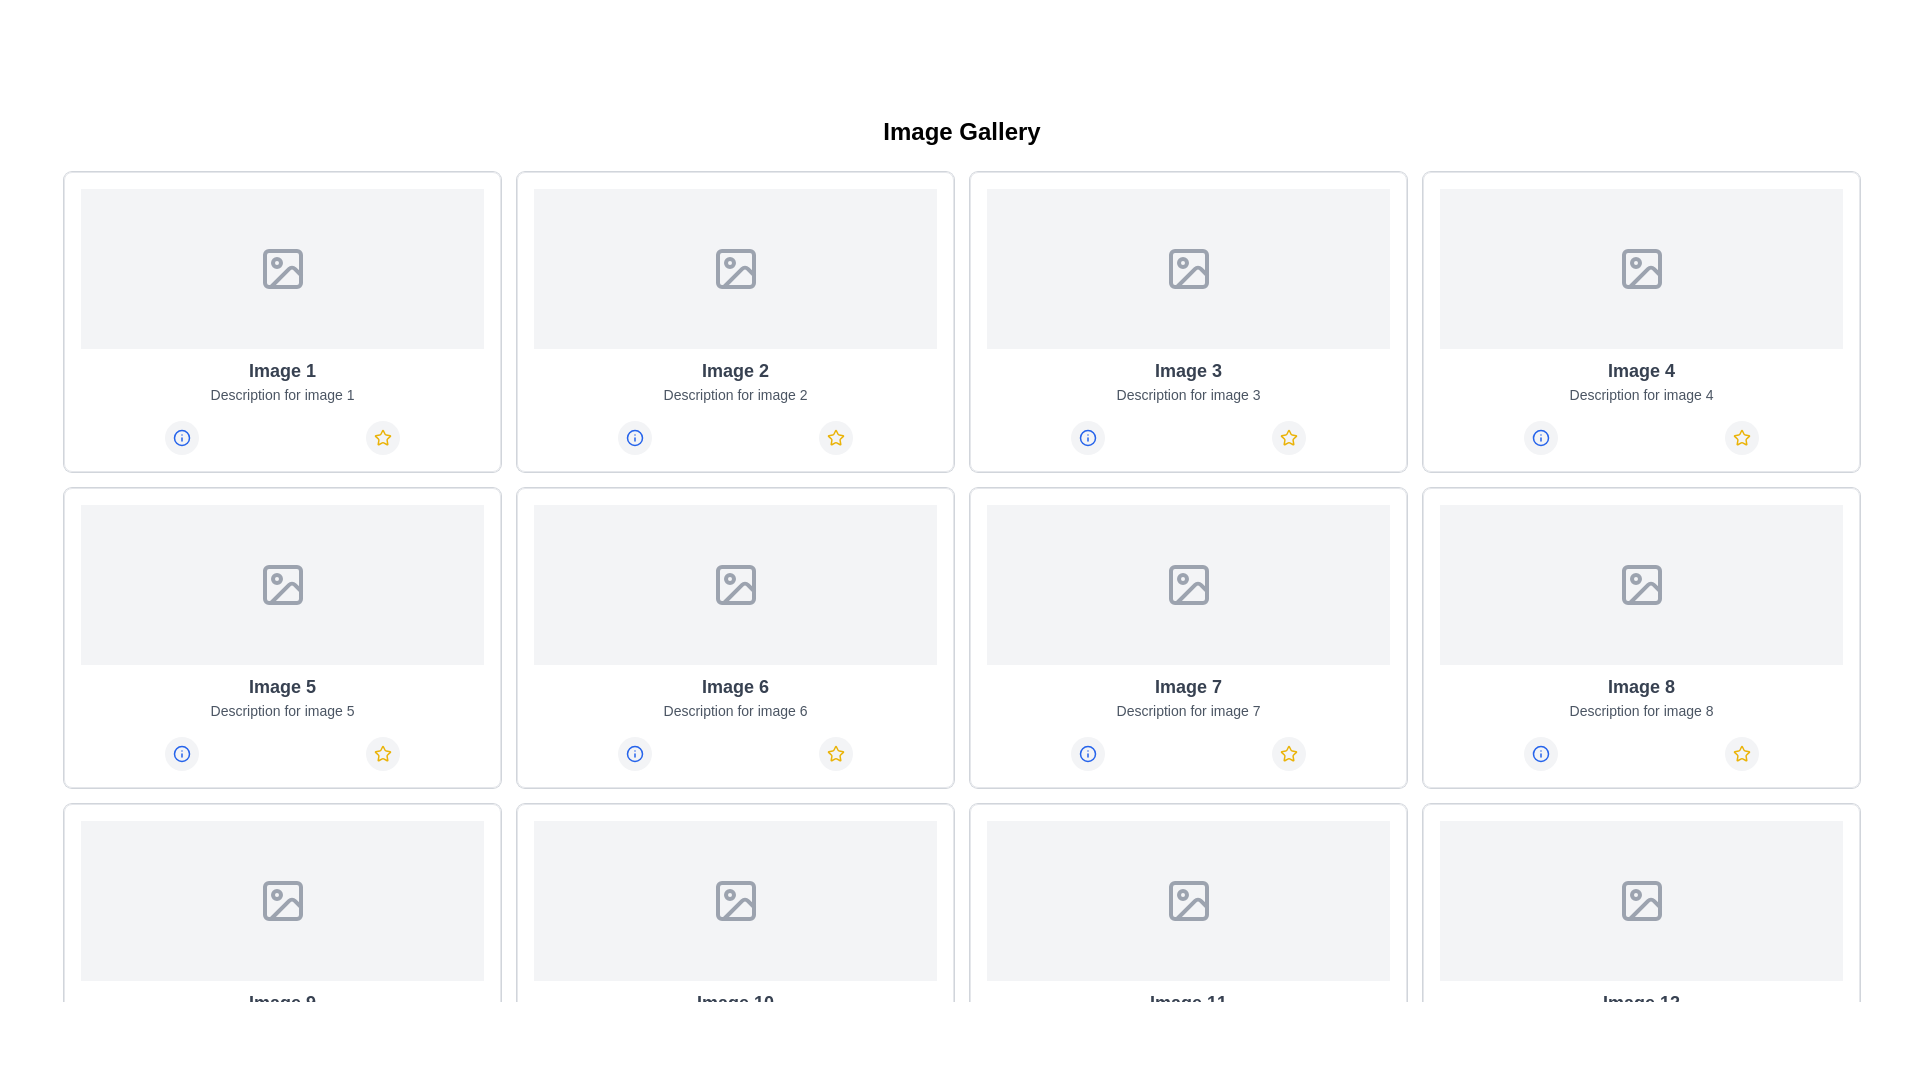 The image size is (1920, 1080). Describe the element at coordinates (1641, 585) in the screenshot. I see `the outlined image icon with a light gray color, located in the eighth tile of the grid layout` at that location.